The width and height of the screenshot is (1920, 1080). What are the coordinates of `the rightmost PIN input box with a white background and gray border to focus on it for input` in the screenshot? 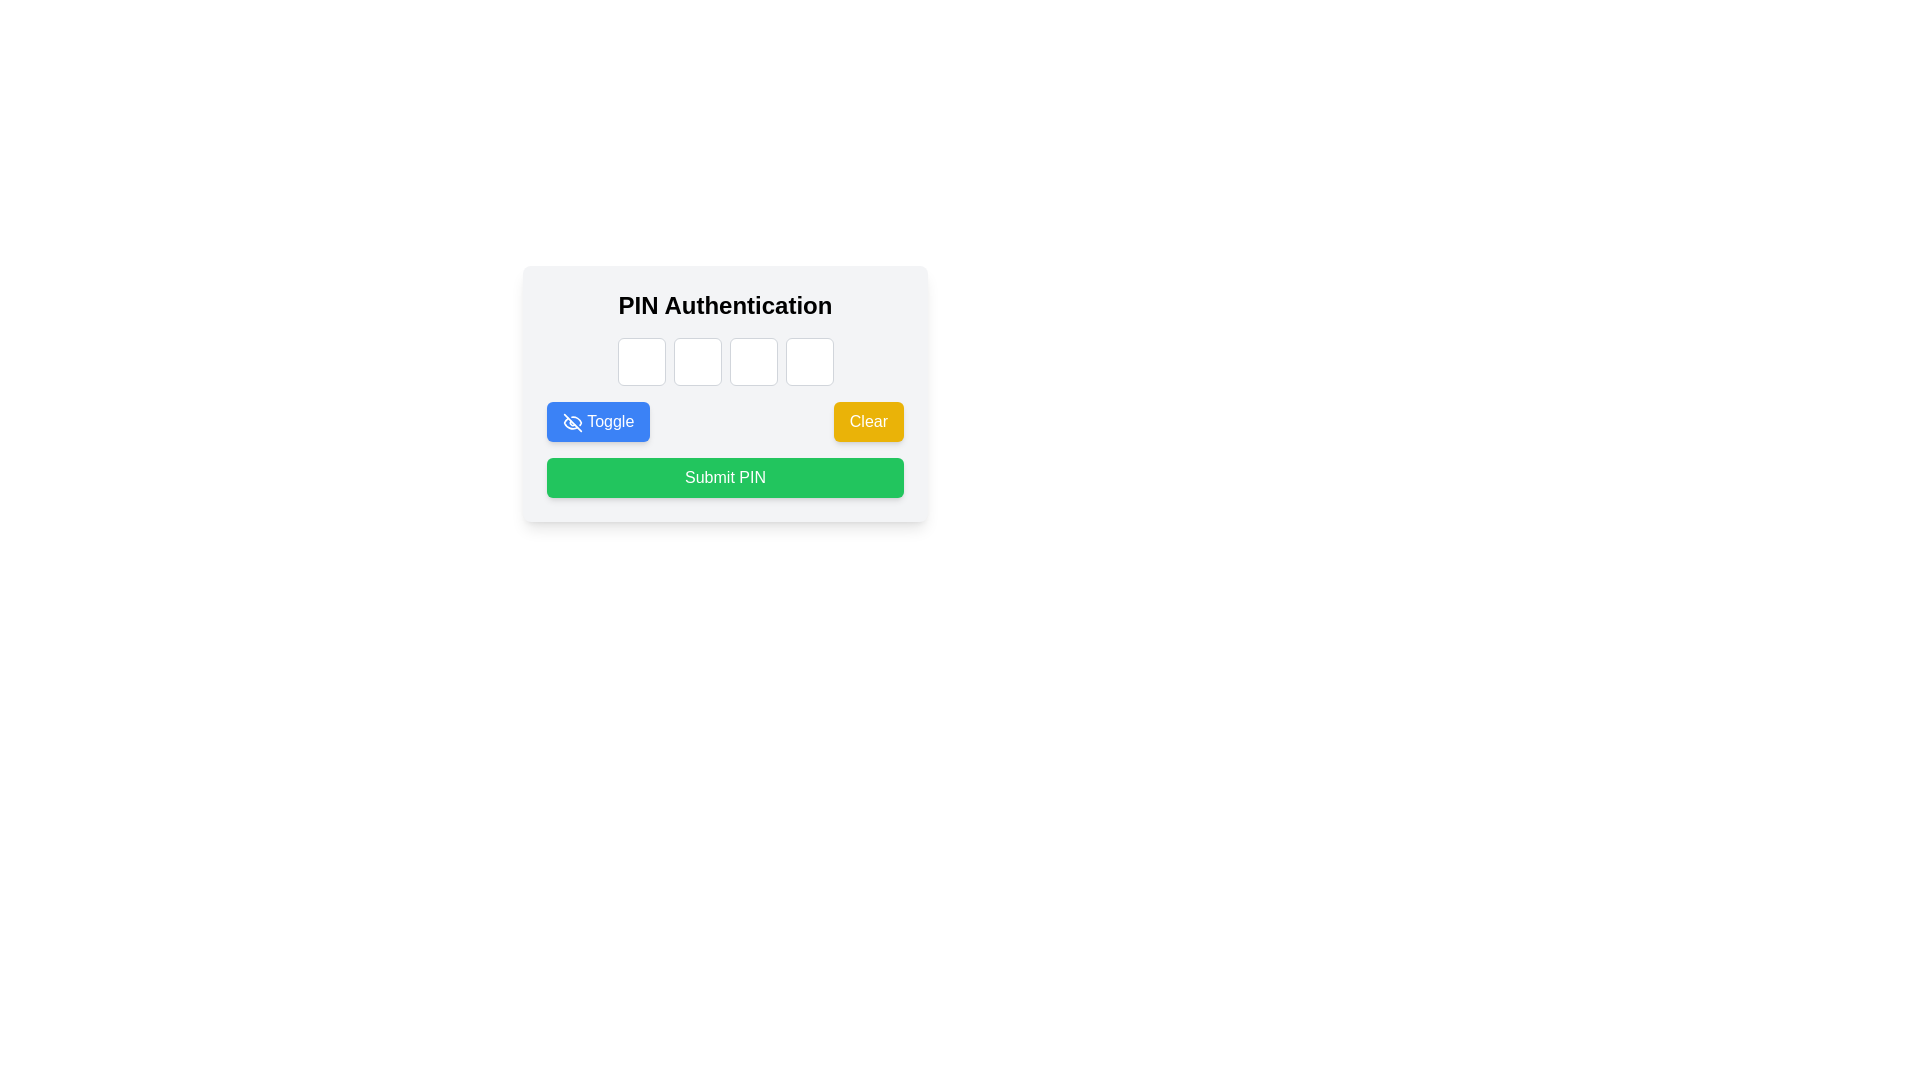 It's located at (809, 362).